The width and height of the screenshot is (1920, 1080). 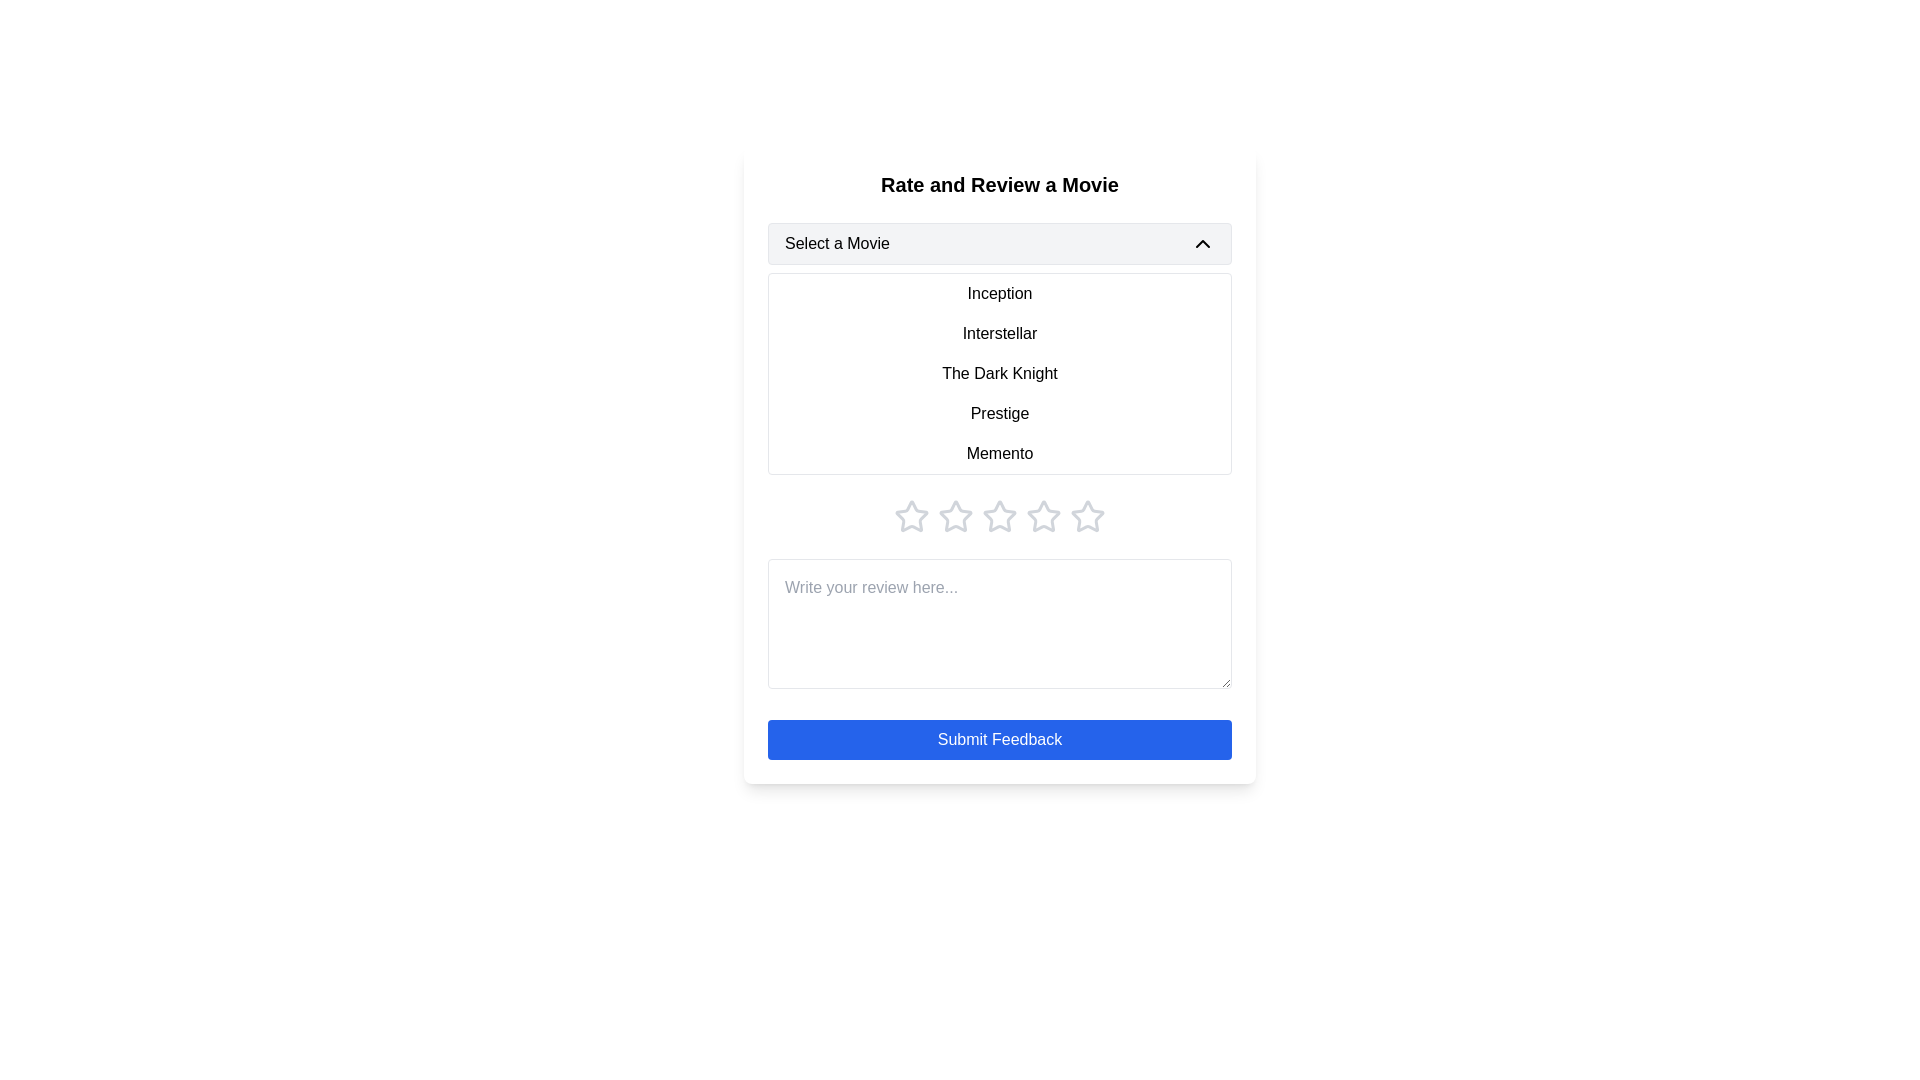 I want to click on the third rating star icon in the 'Rate and Review a Movie' section to select the third rating level out of five, so click(x=999, y=515).